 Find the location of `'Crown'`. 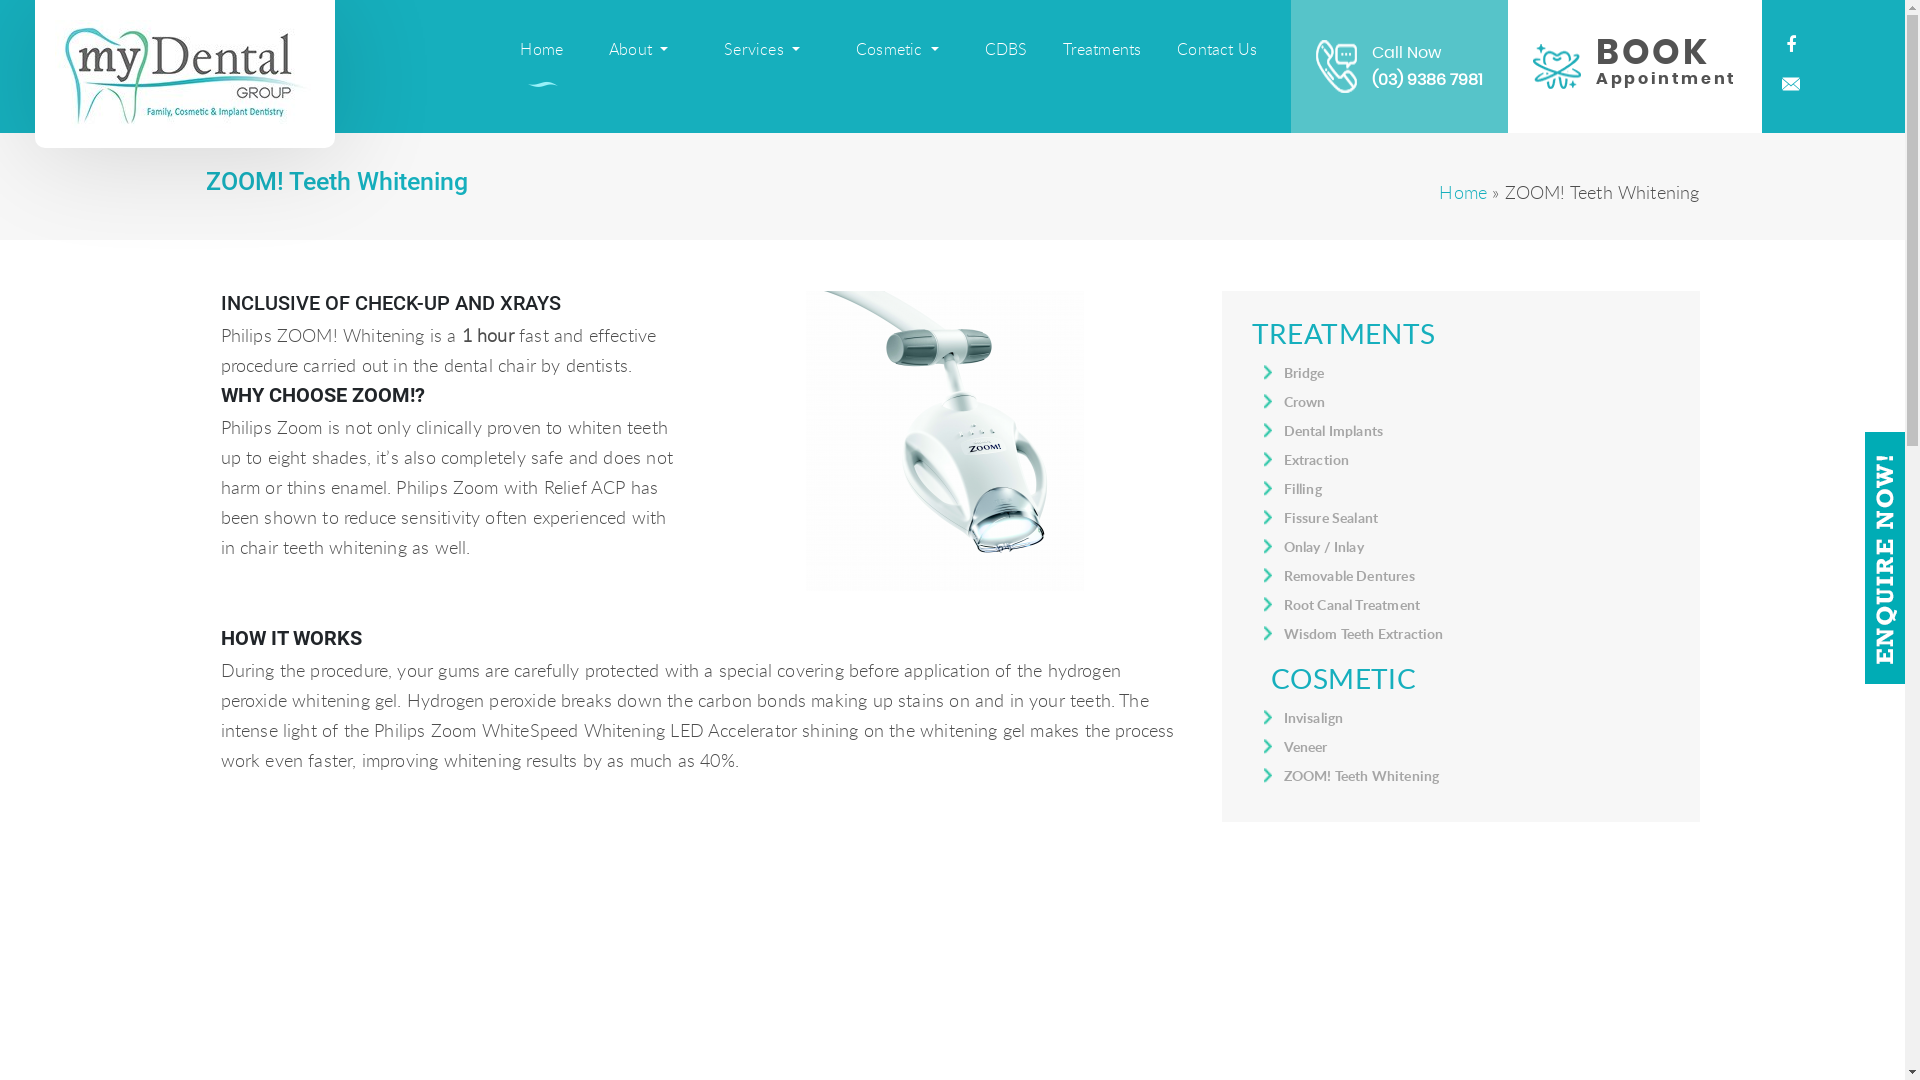

'Crown' is located at coordinates (1305, 401).